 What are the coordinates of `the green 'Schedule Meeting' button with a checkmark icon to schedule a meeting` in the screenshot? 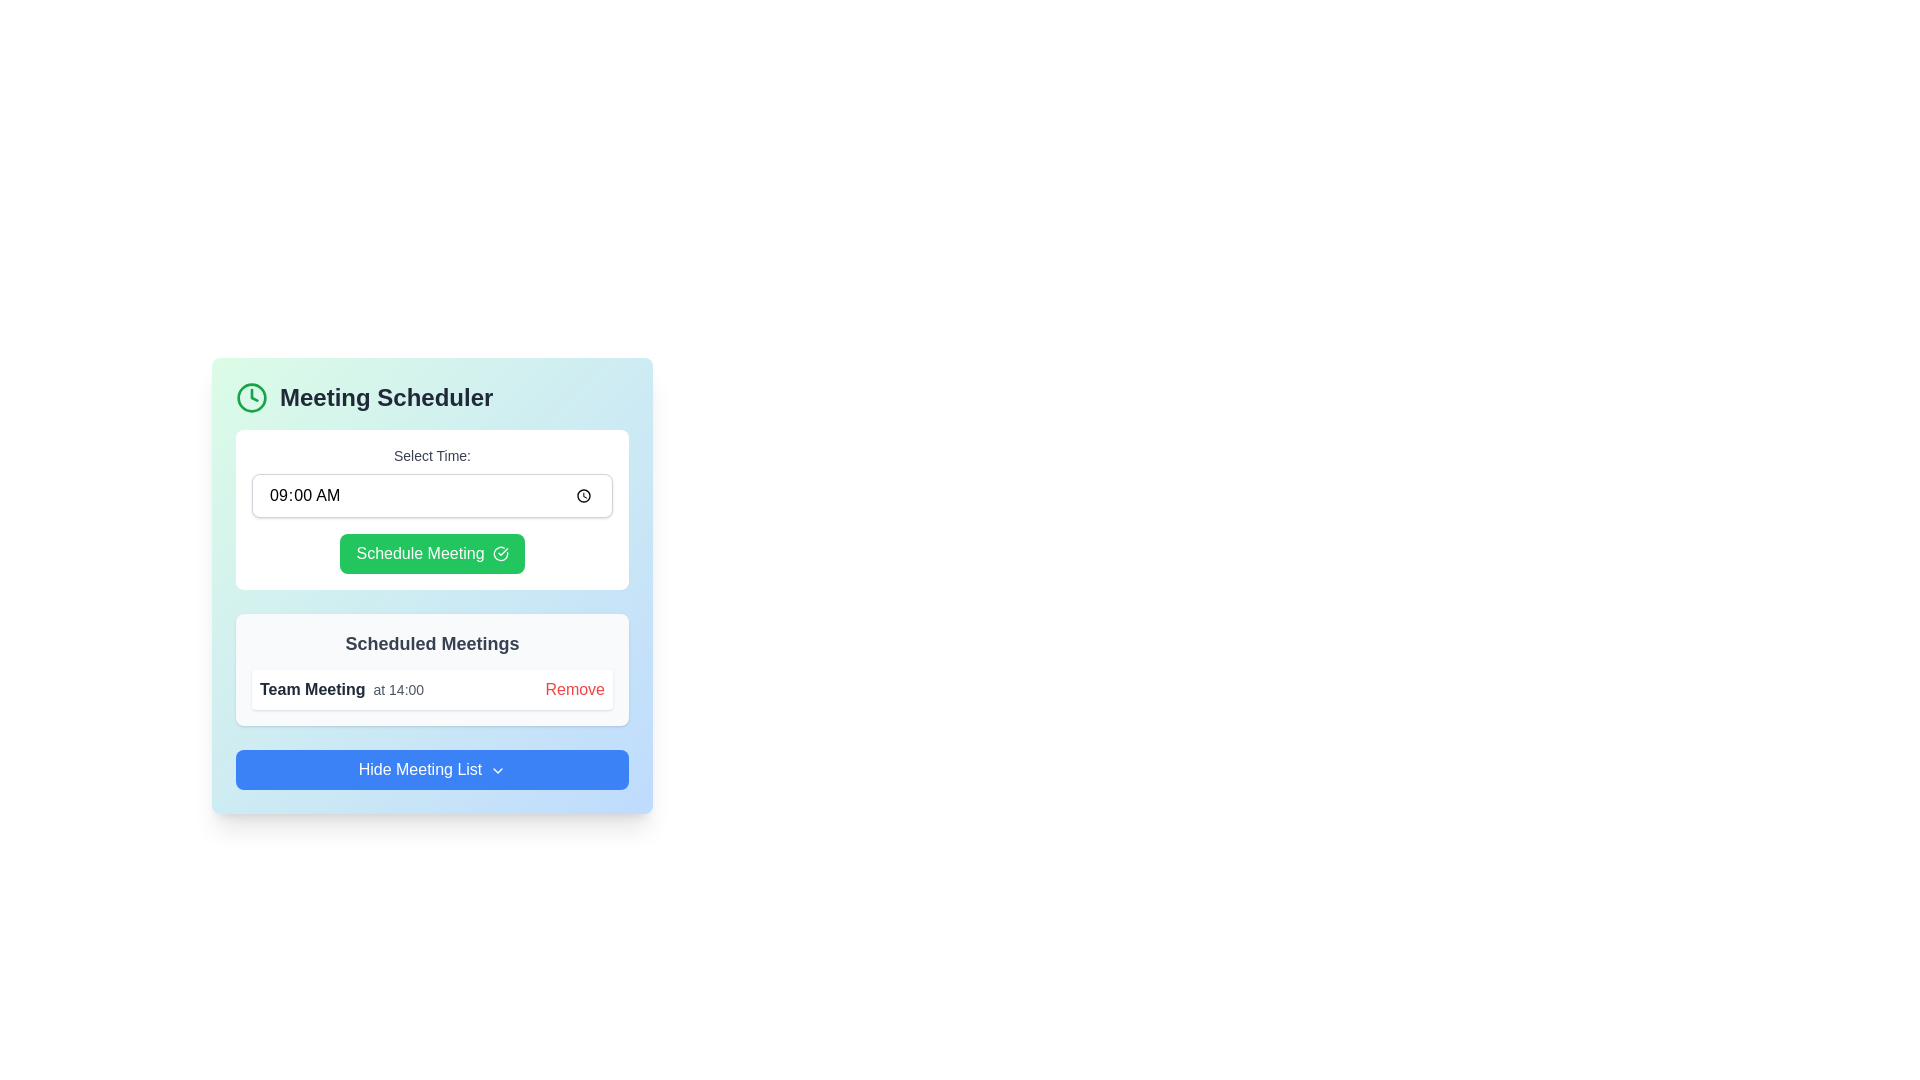 It's located at (431, 554).